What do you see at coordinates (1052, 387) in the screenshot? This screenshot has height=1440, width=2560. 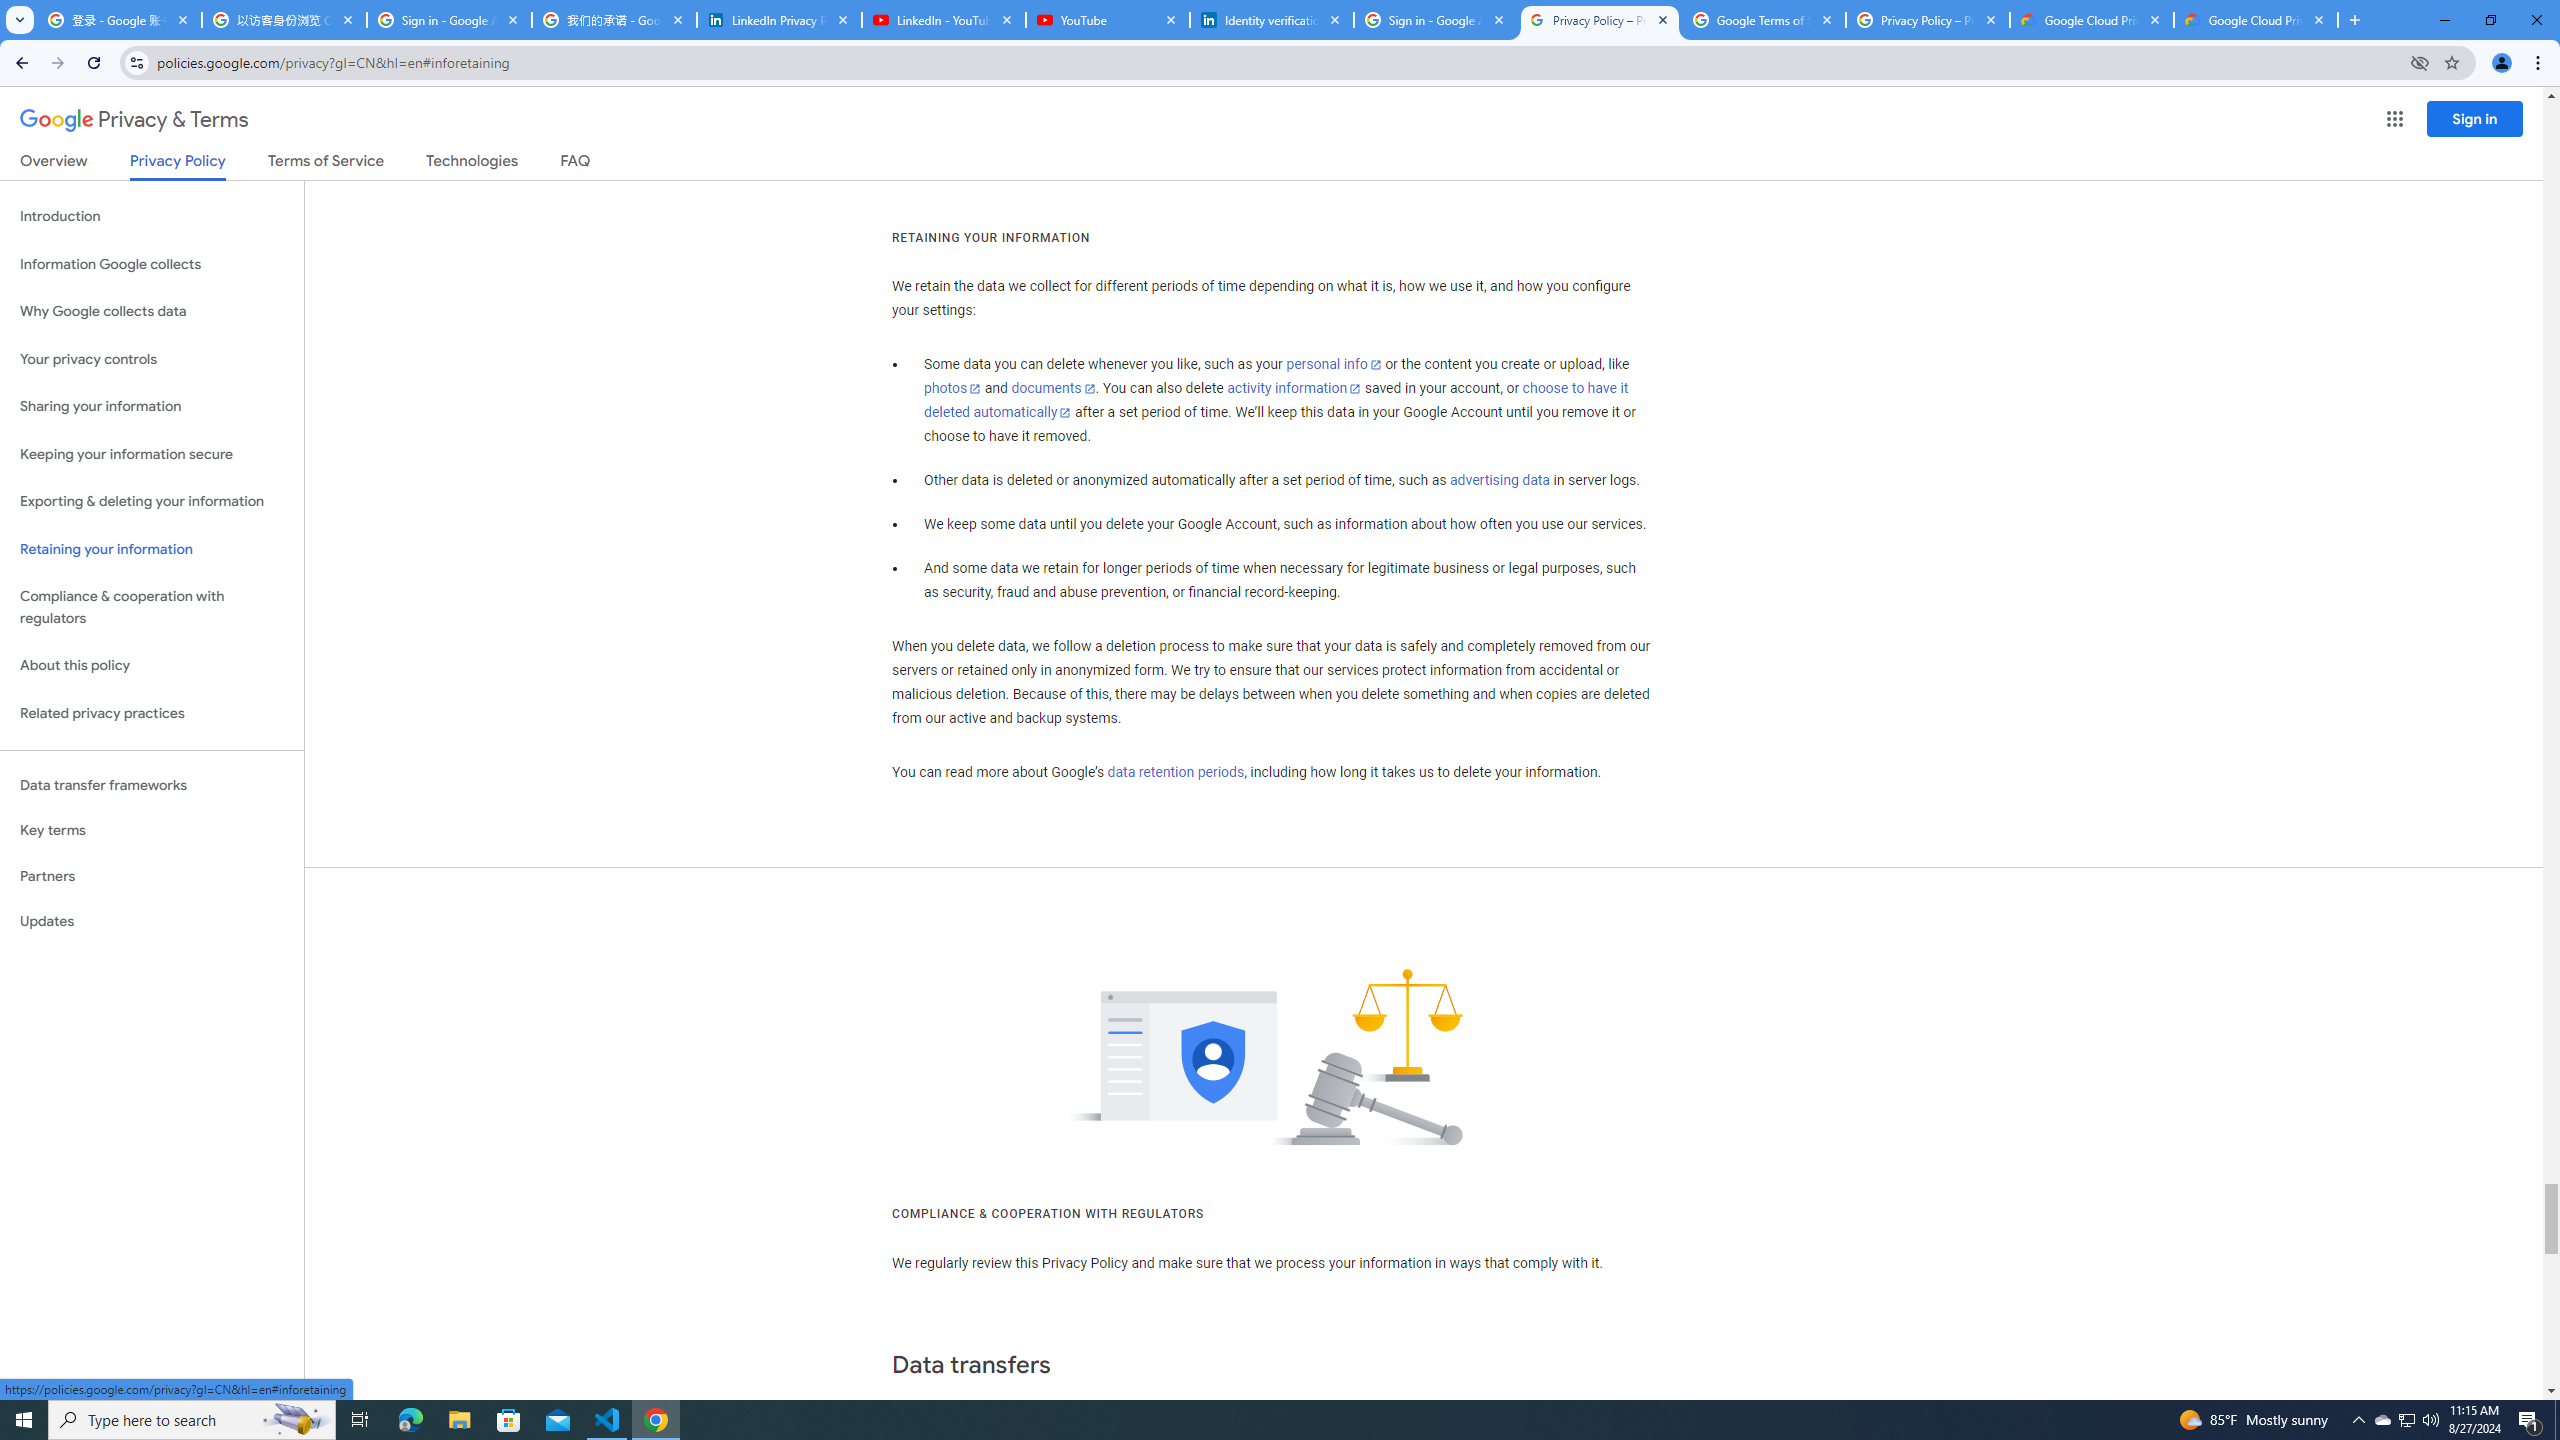 I see `'documents'` at bounding box center [1052, 387].